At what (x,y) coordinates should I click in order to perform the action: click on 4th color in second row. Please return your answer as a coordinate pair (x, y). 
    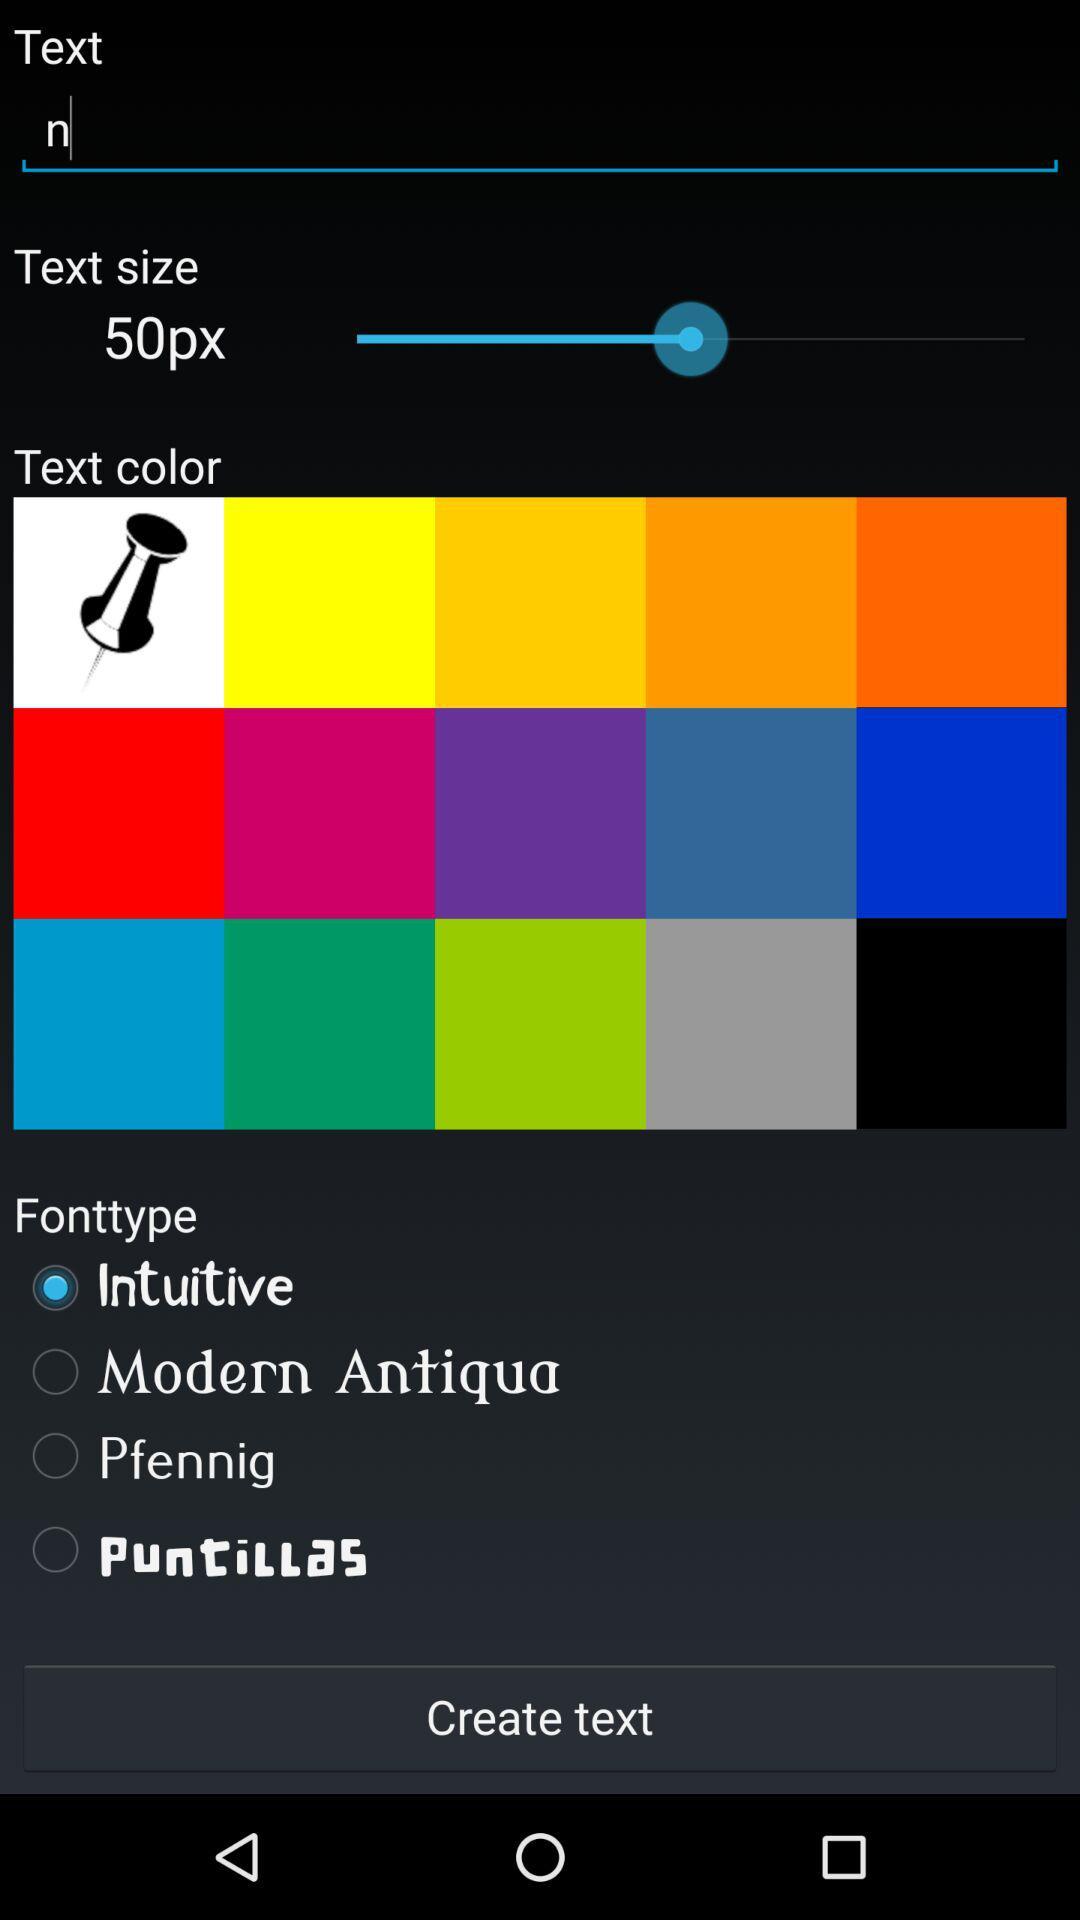
    Looking at the image, I should click on (751, 813).